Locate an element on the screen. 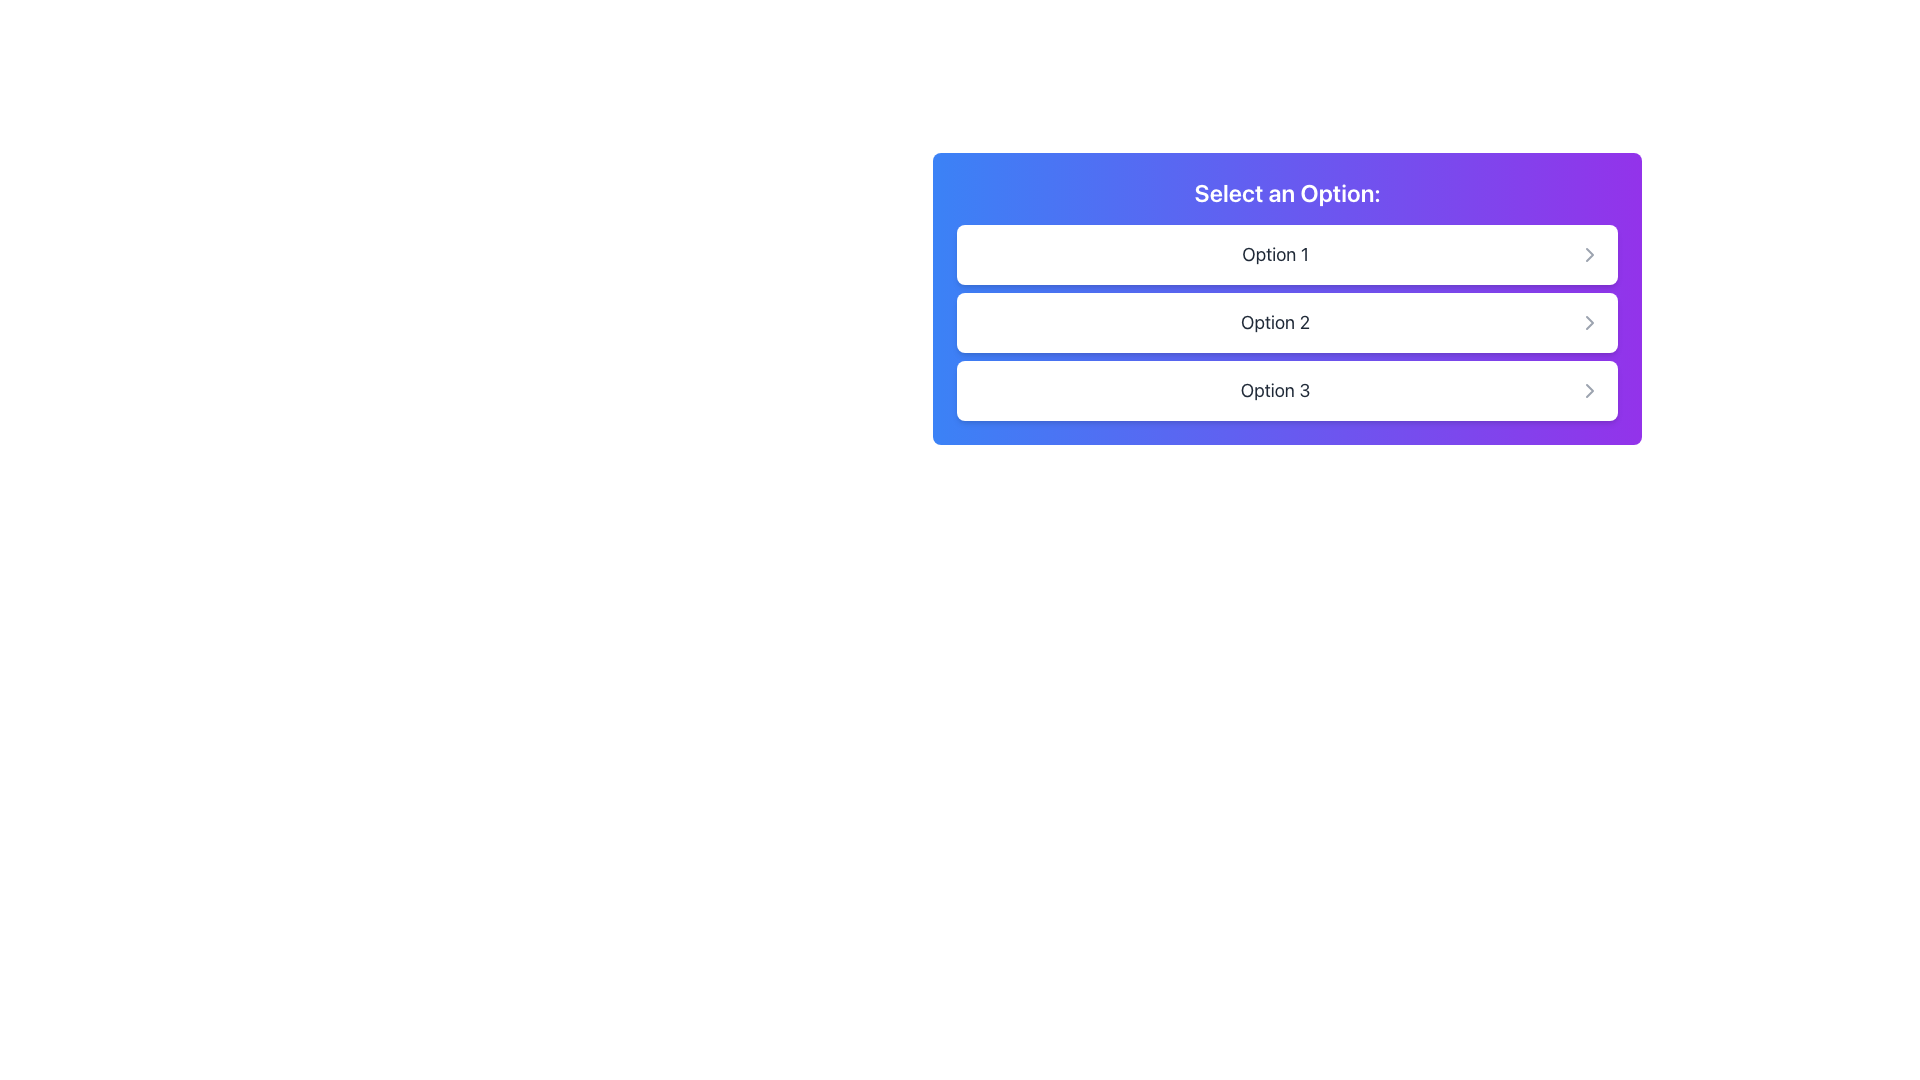 This screenshot has width=1920, height=1080. the central graphical icon within the 'Option 2' button, which acts as a visual indicator of its clickable nature is located at coordinates (1588, 322).